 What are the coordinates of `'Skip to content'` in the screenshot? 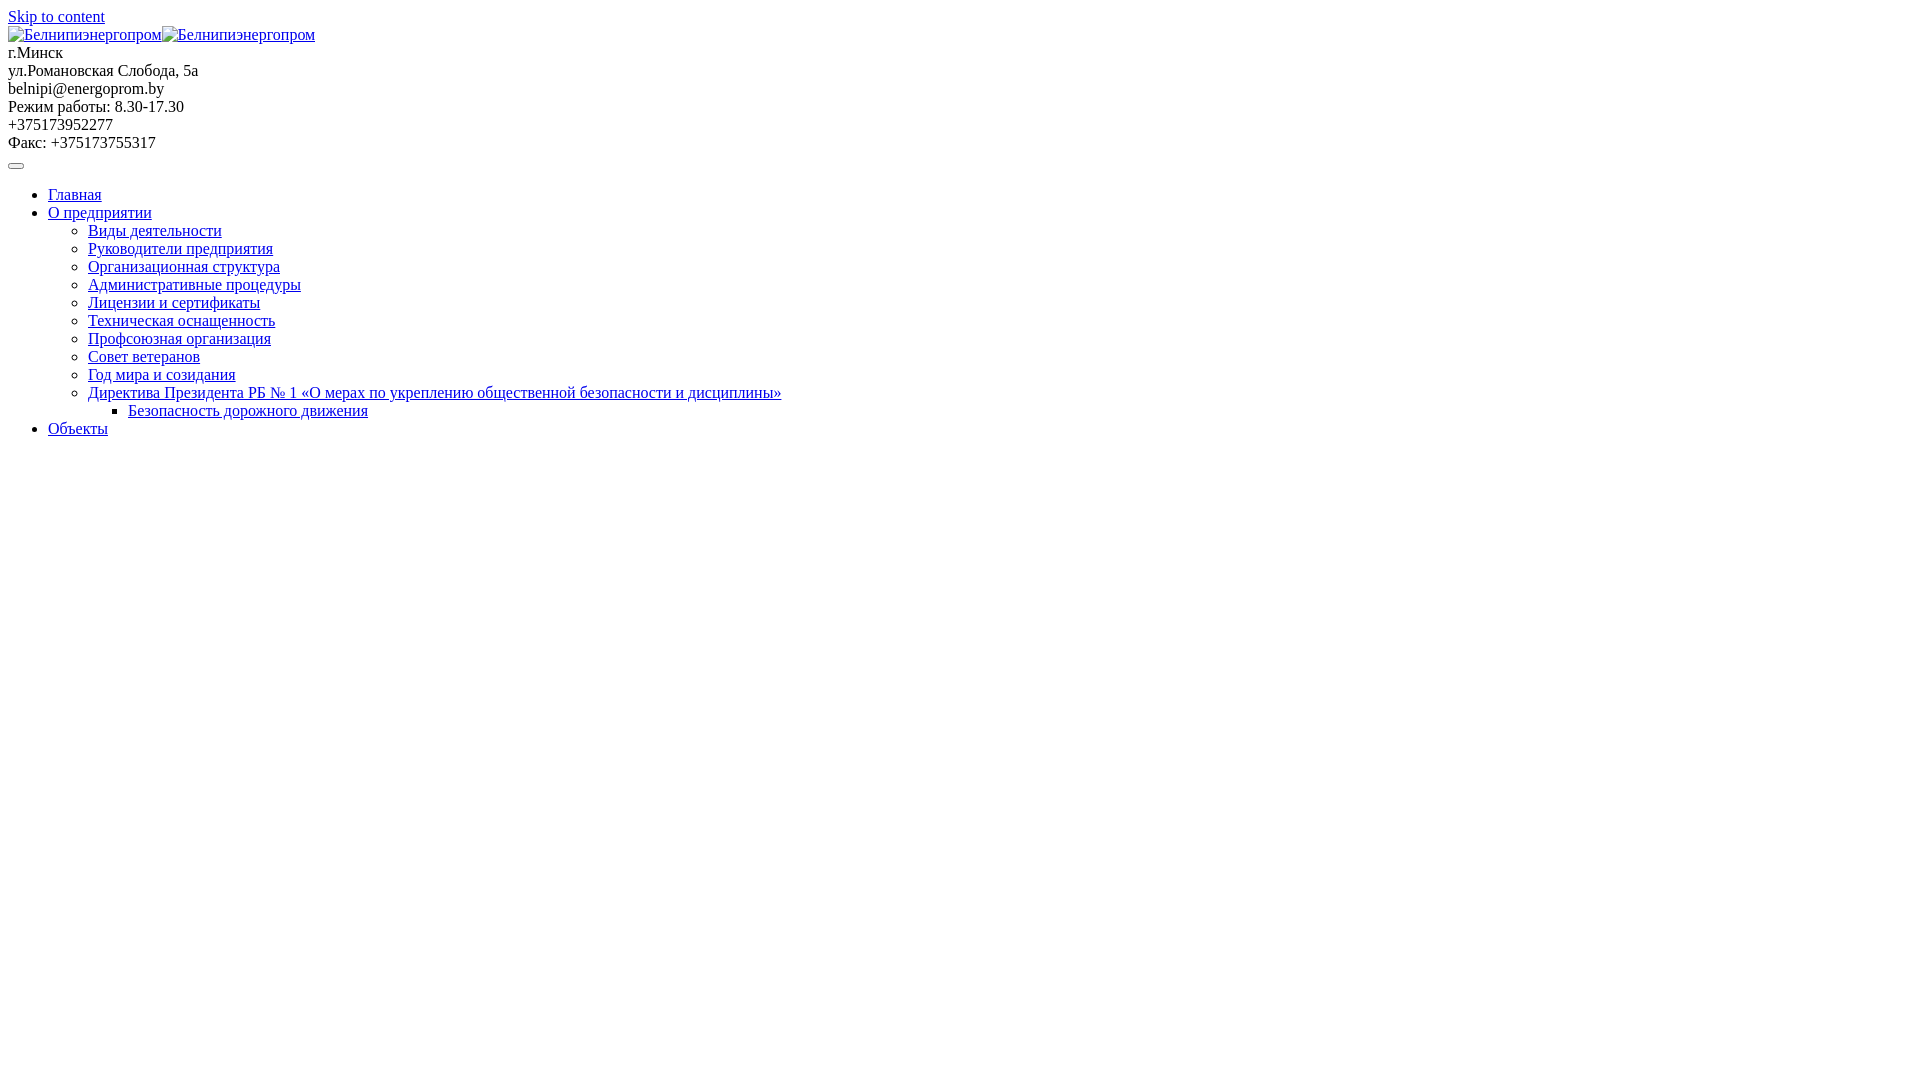 It's located at (56, 16).